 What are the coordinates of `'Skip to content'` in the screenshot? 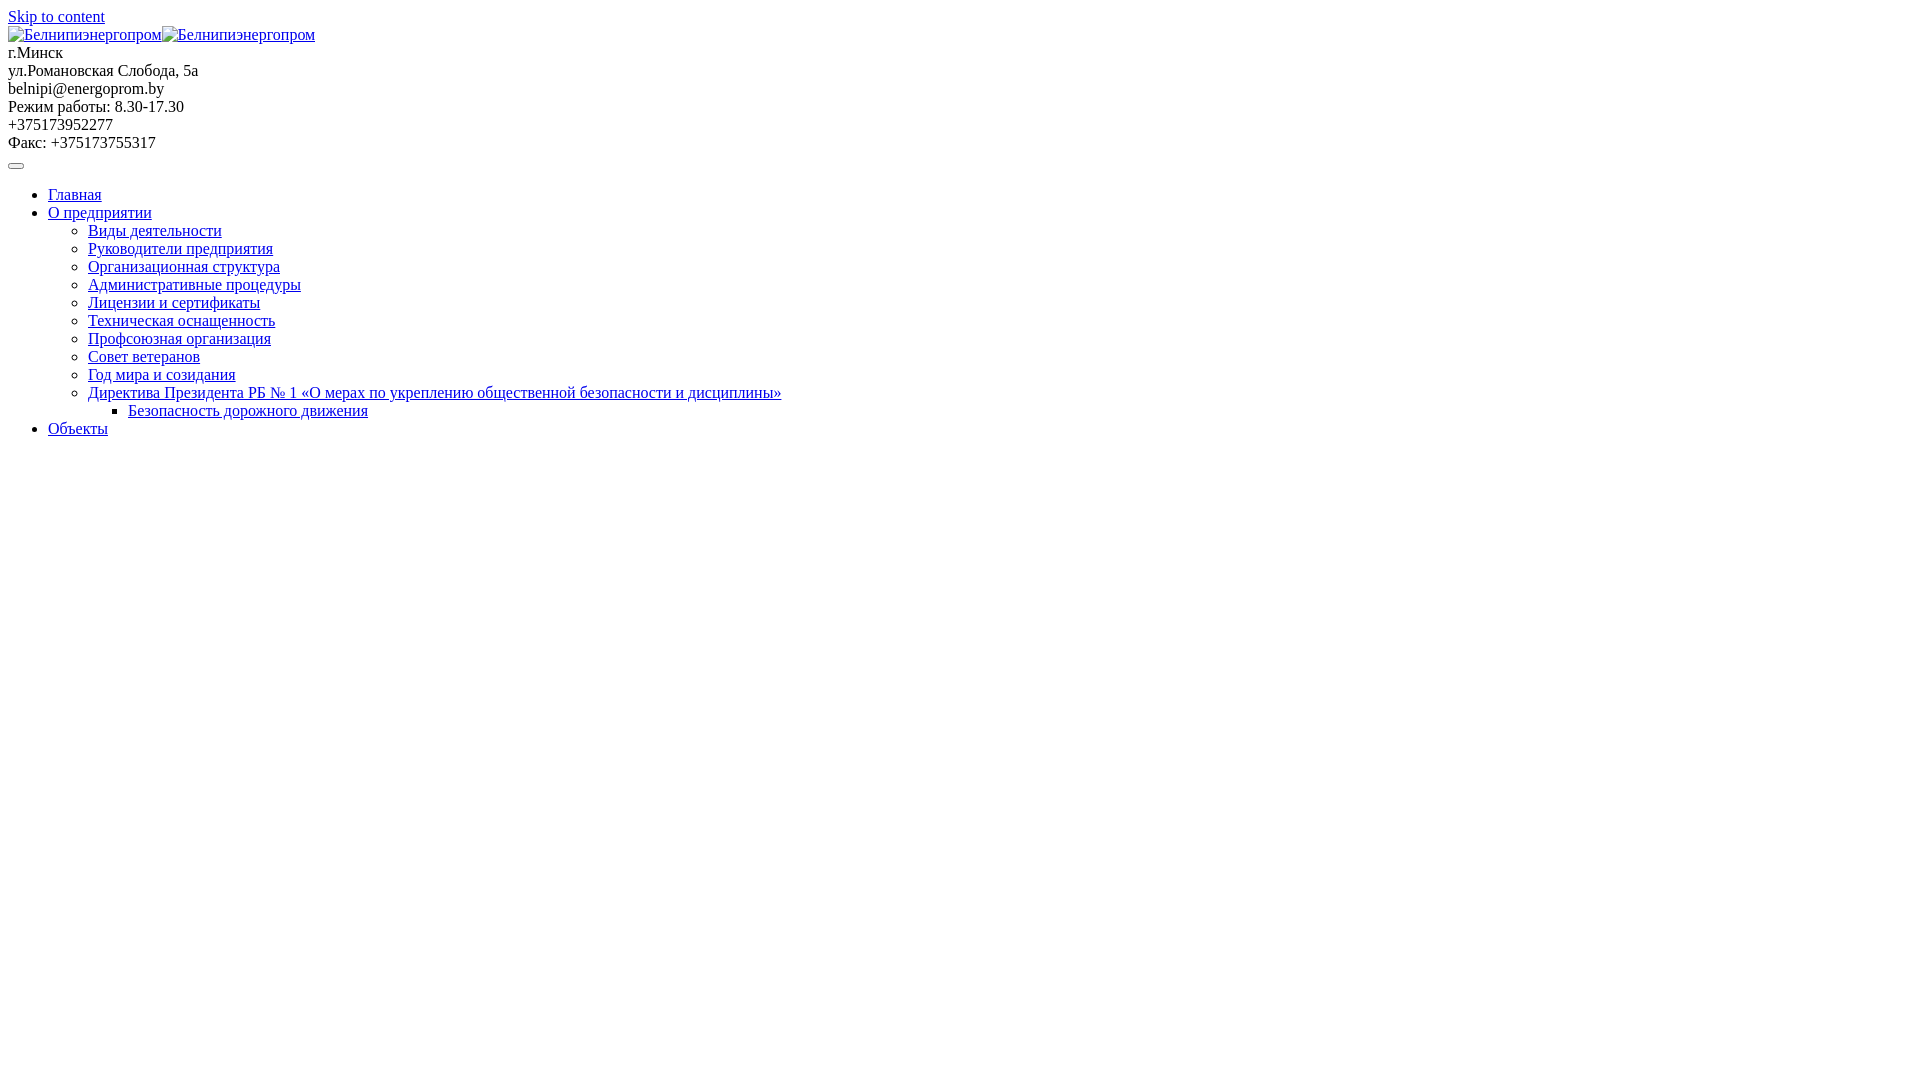 It's located at (56, 16).